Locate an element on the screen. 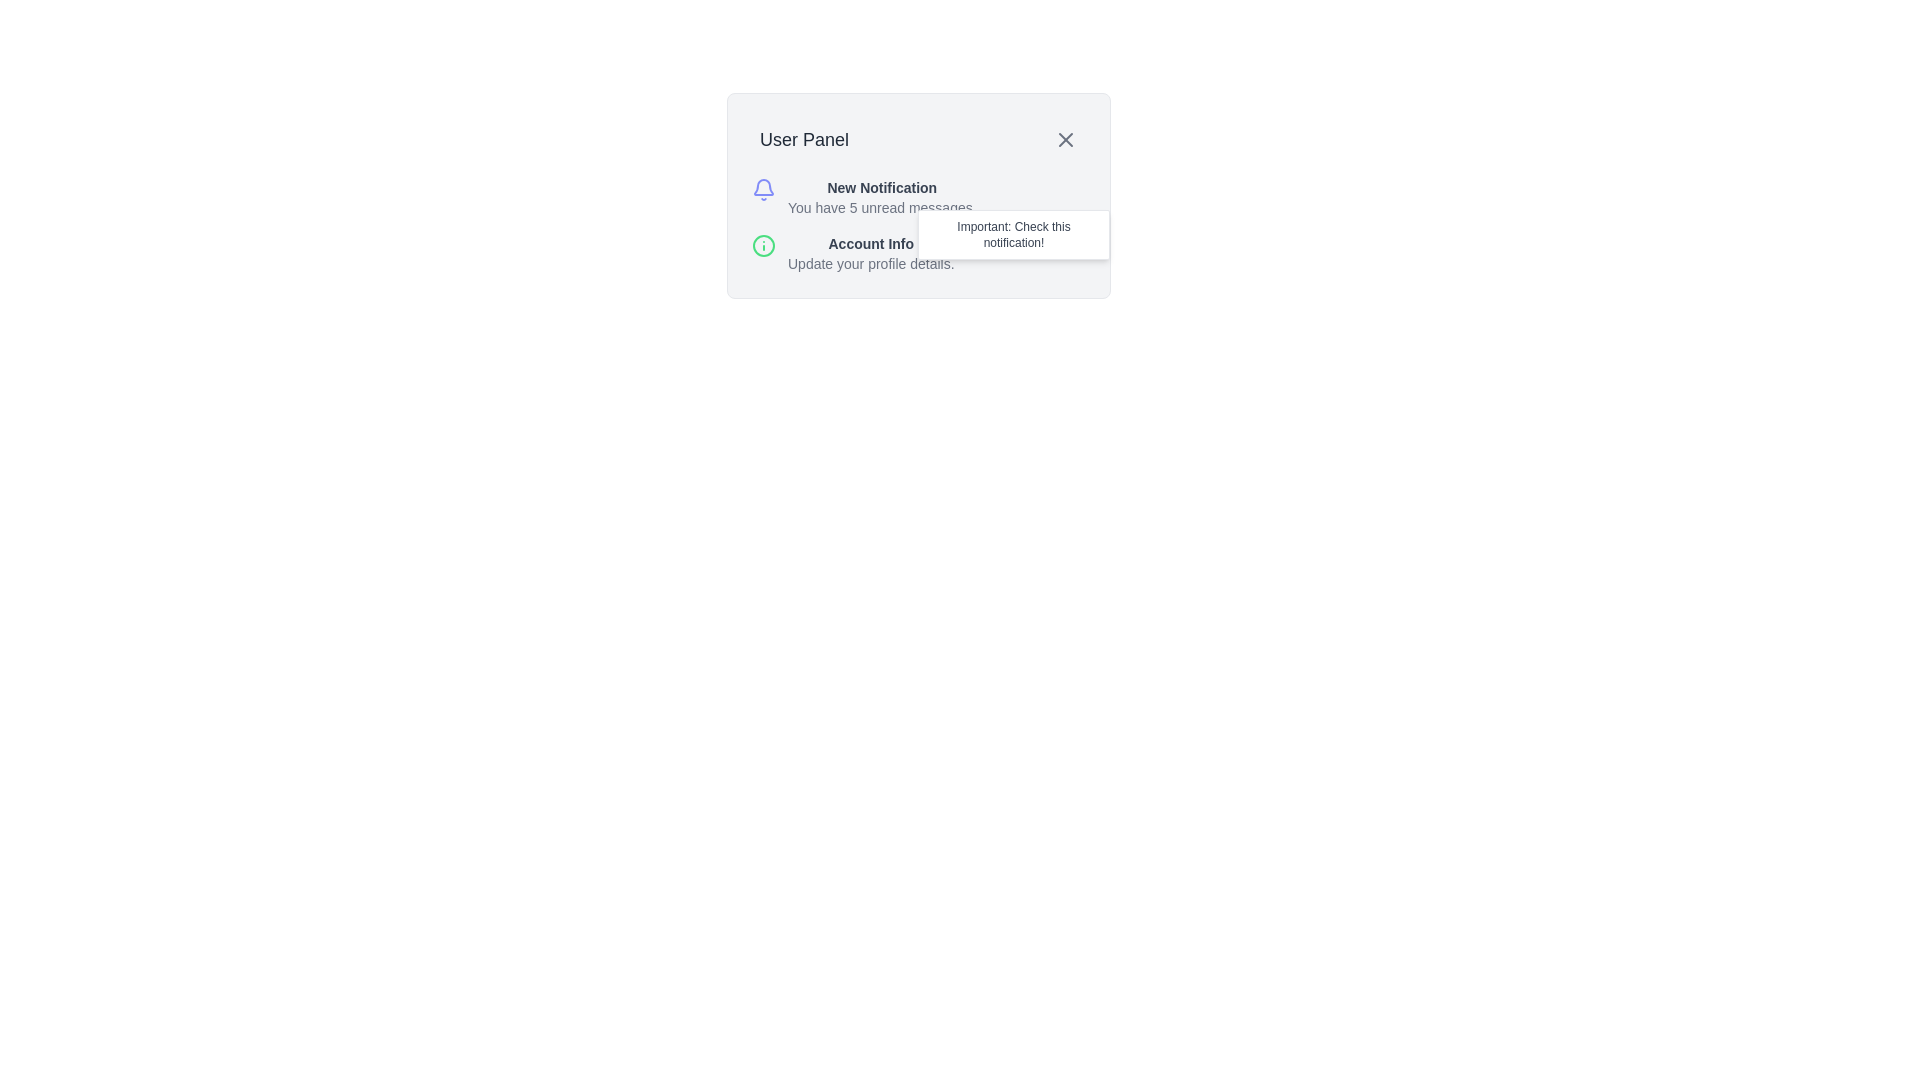 This screenshot has width=1920, height=1080. the 'Account Info' informational text item with an icon, which features a green circle enclosing an 'i' is located at coordinates (917, 253).